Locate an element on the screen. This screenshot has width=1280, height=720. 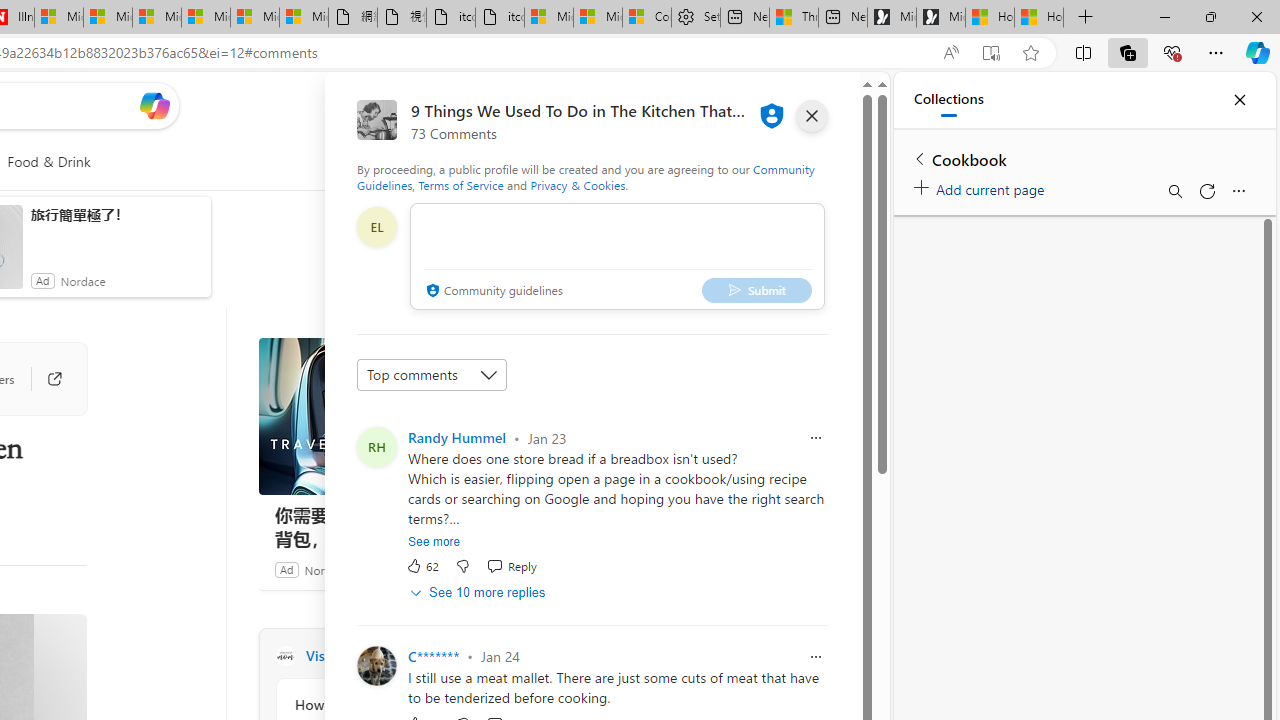
'Go to publisher' is located at coordinates (44, 379).